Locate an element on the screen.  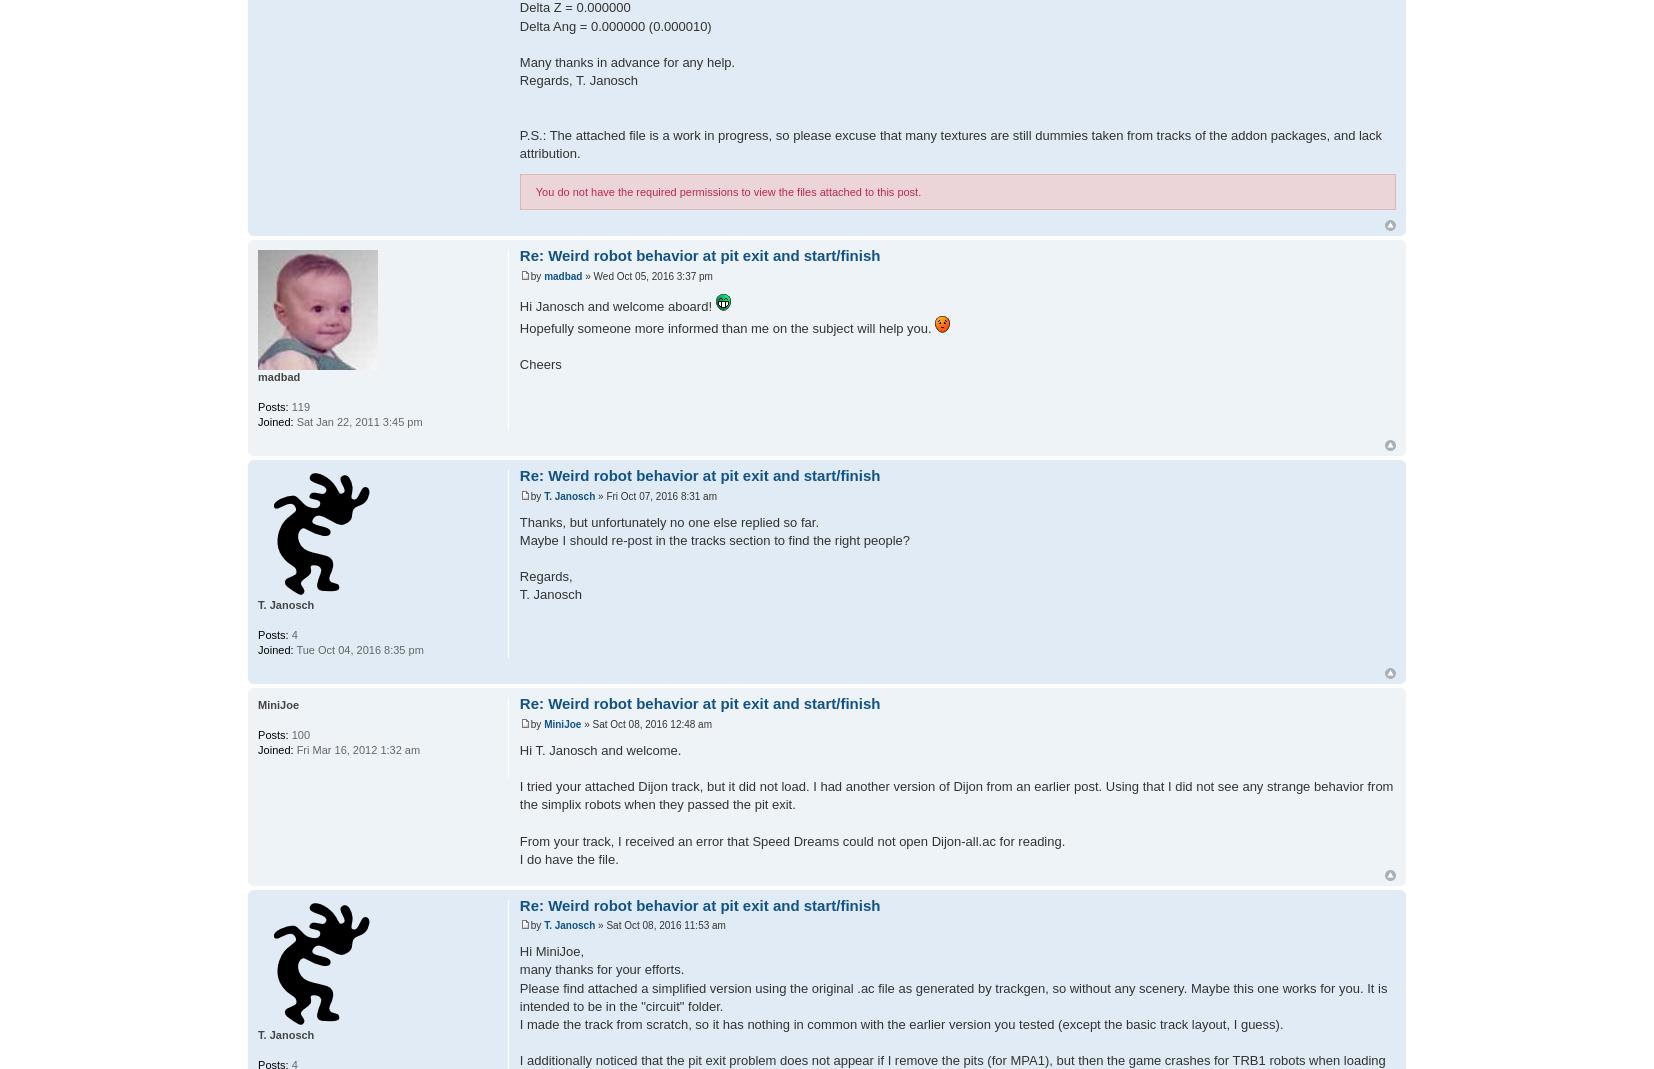
'Hi T. Janosch and welcome.' is located at coordinates (600, 749).